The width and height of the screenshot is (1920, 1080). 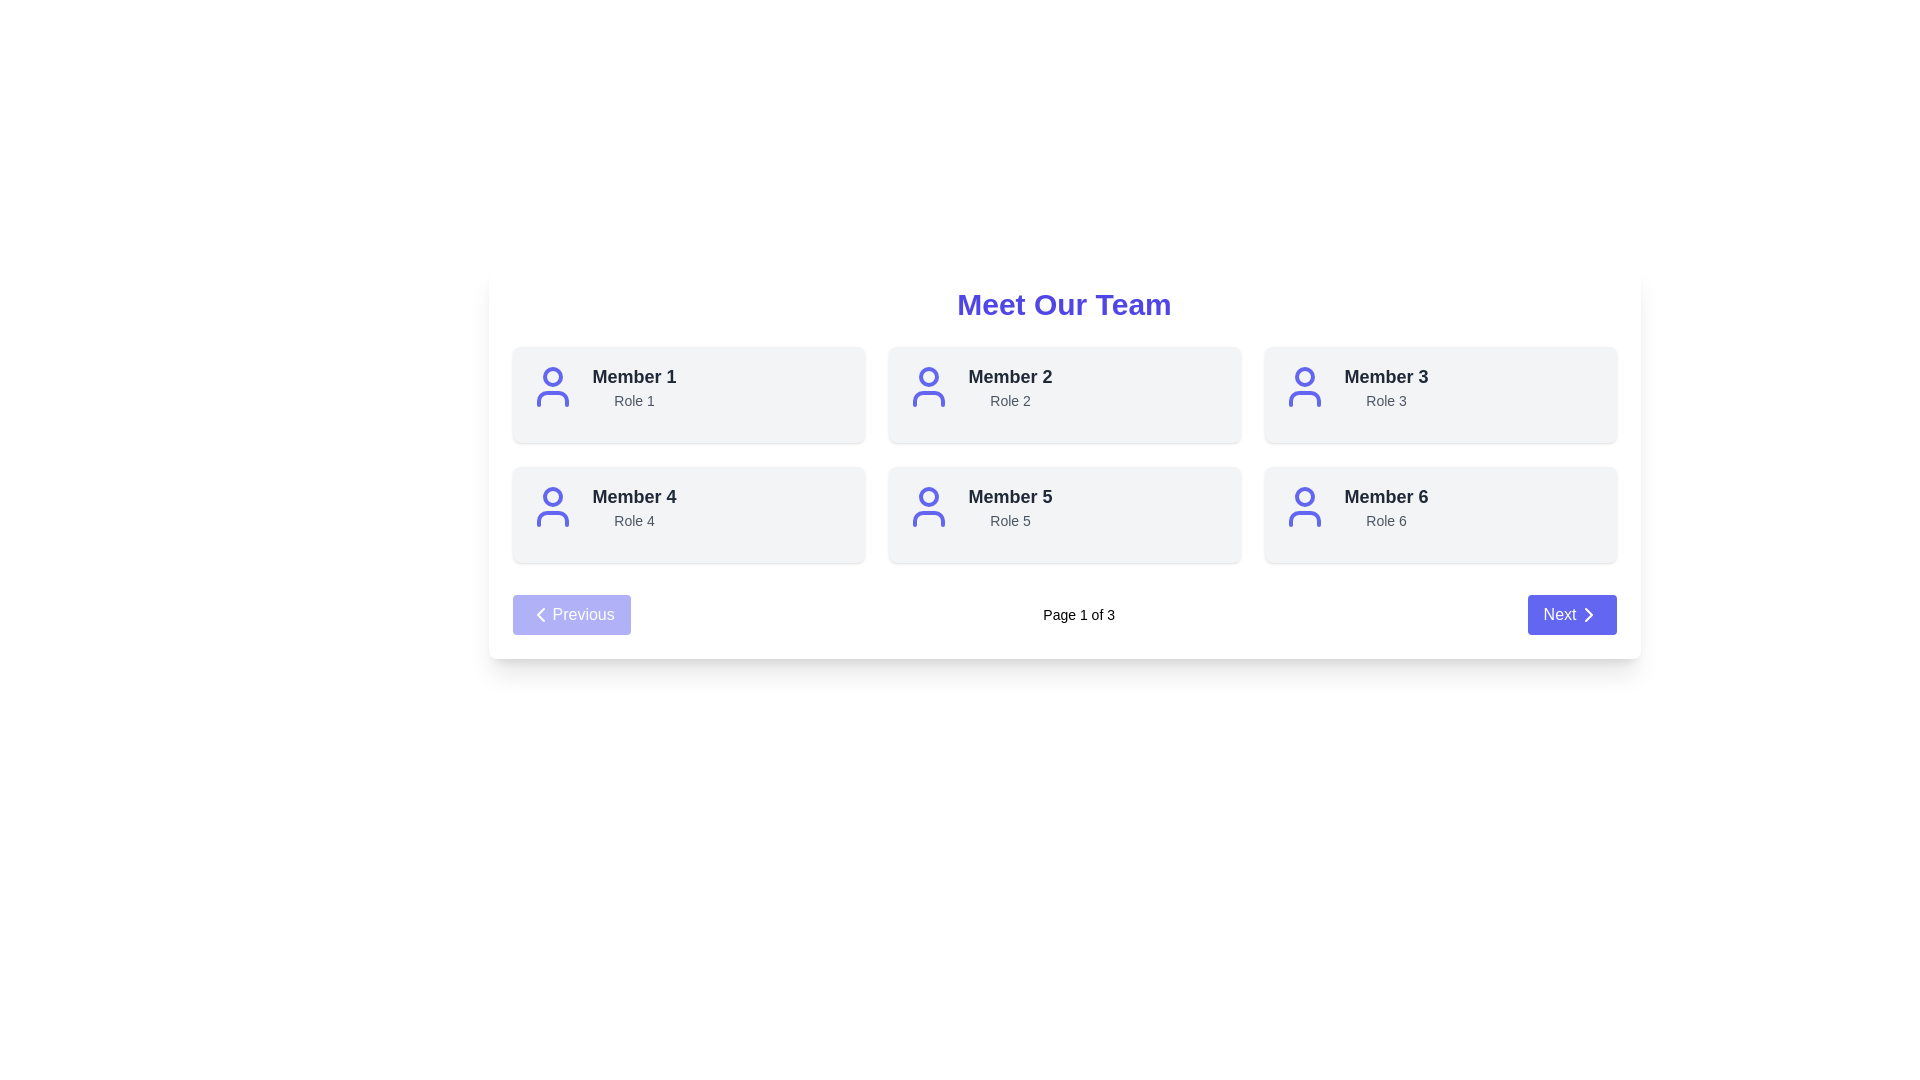 What do you see at coordinates (1010, 386) in the screenshot?
I see `the member information displayed` at bounding box center [1010, 386].